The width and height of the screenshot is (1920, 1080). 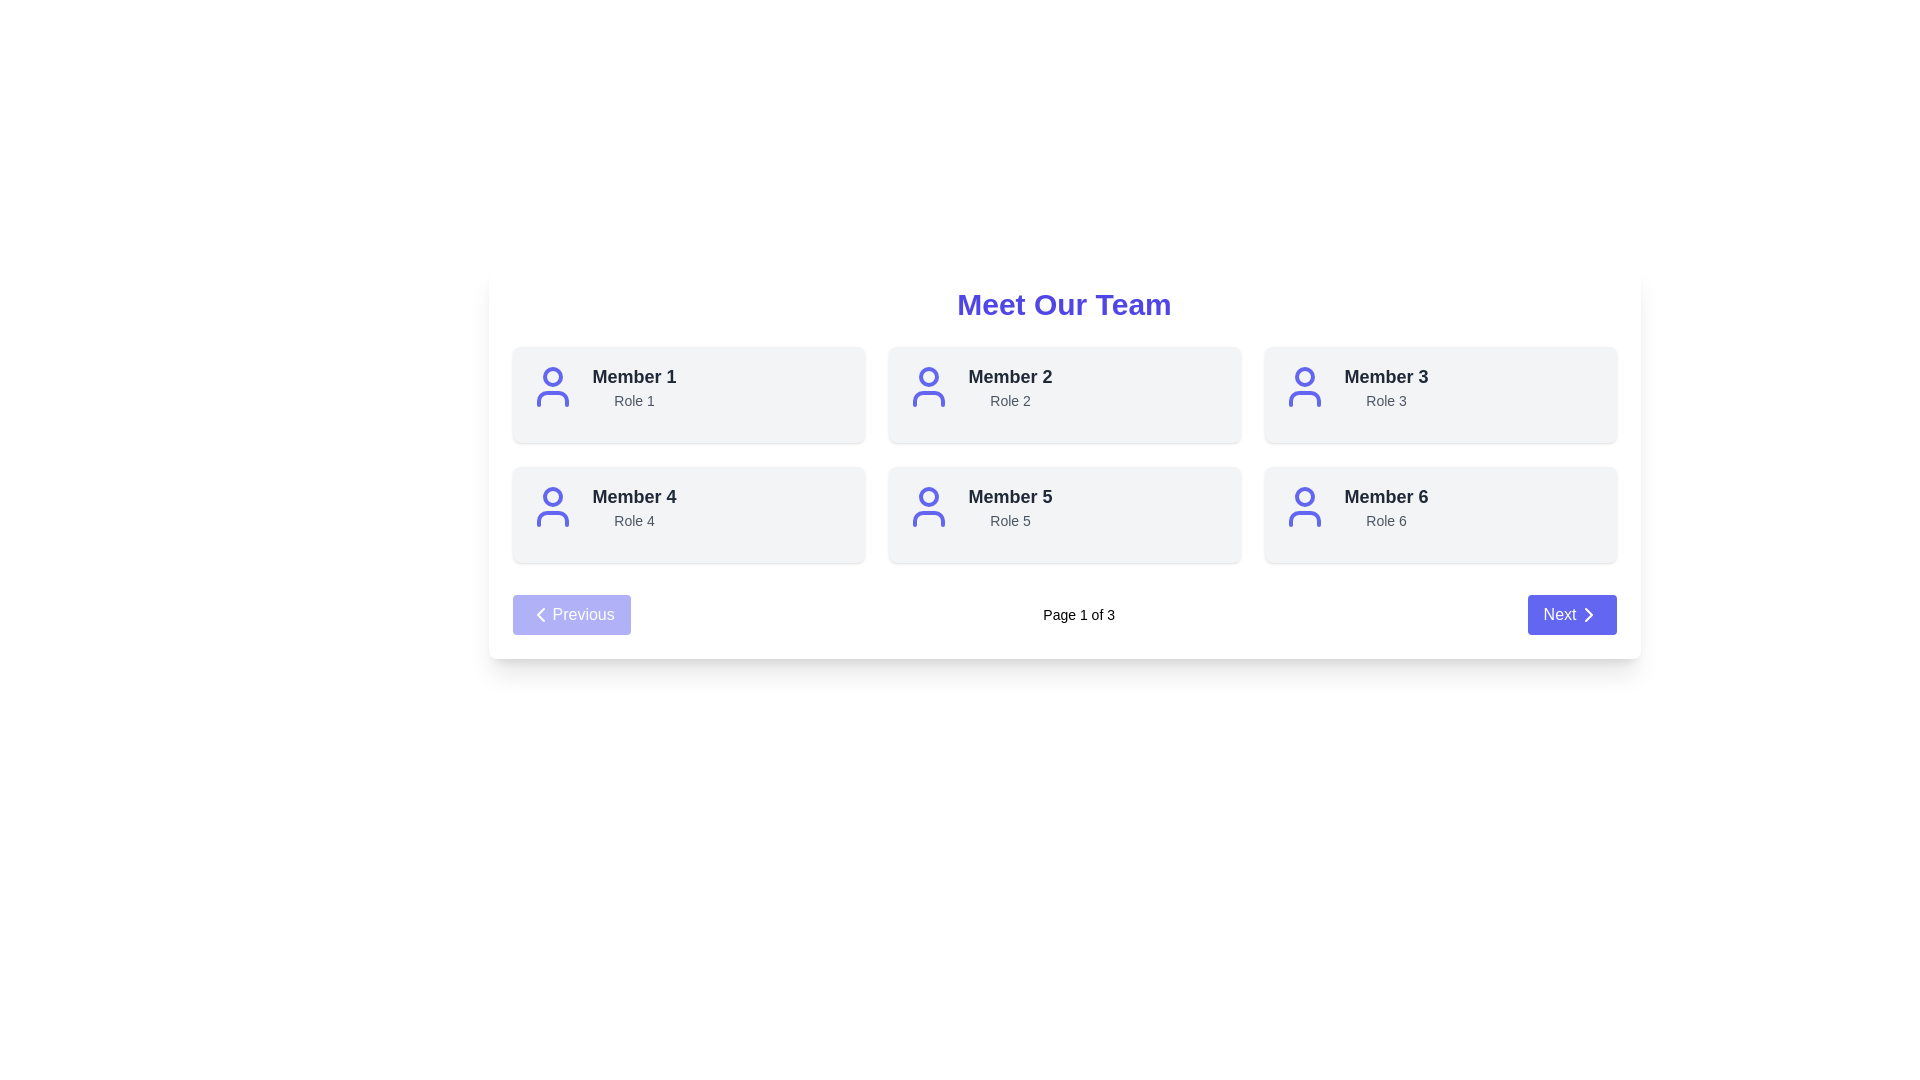 What do you see at coordinates (1010, 386) in the screenshot?
I see `the member information displayed` at bounding box center [1010, 386].